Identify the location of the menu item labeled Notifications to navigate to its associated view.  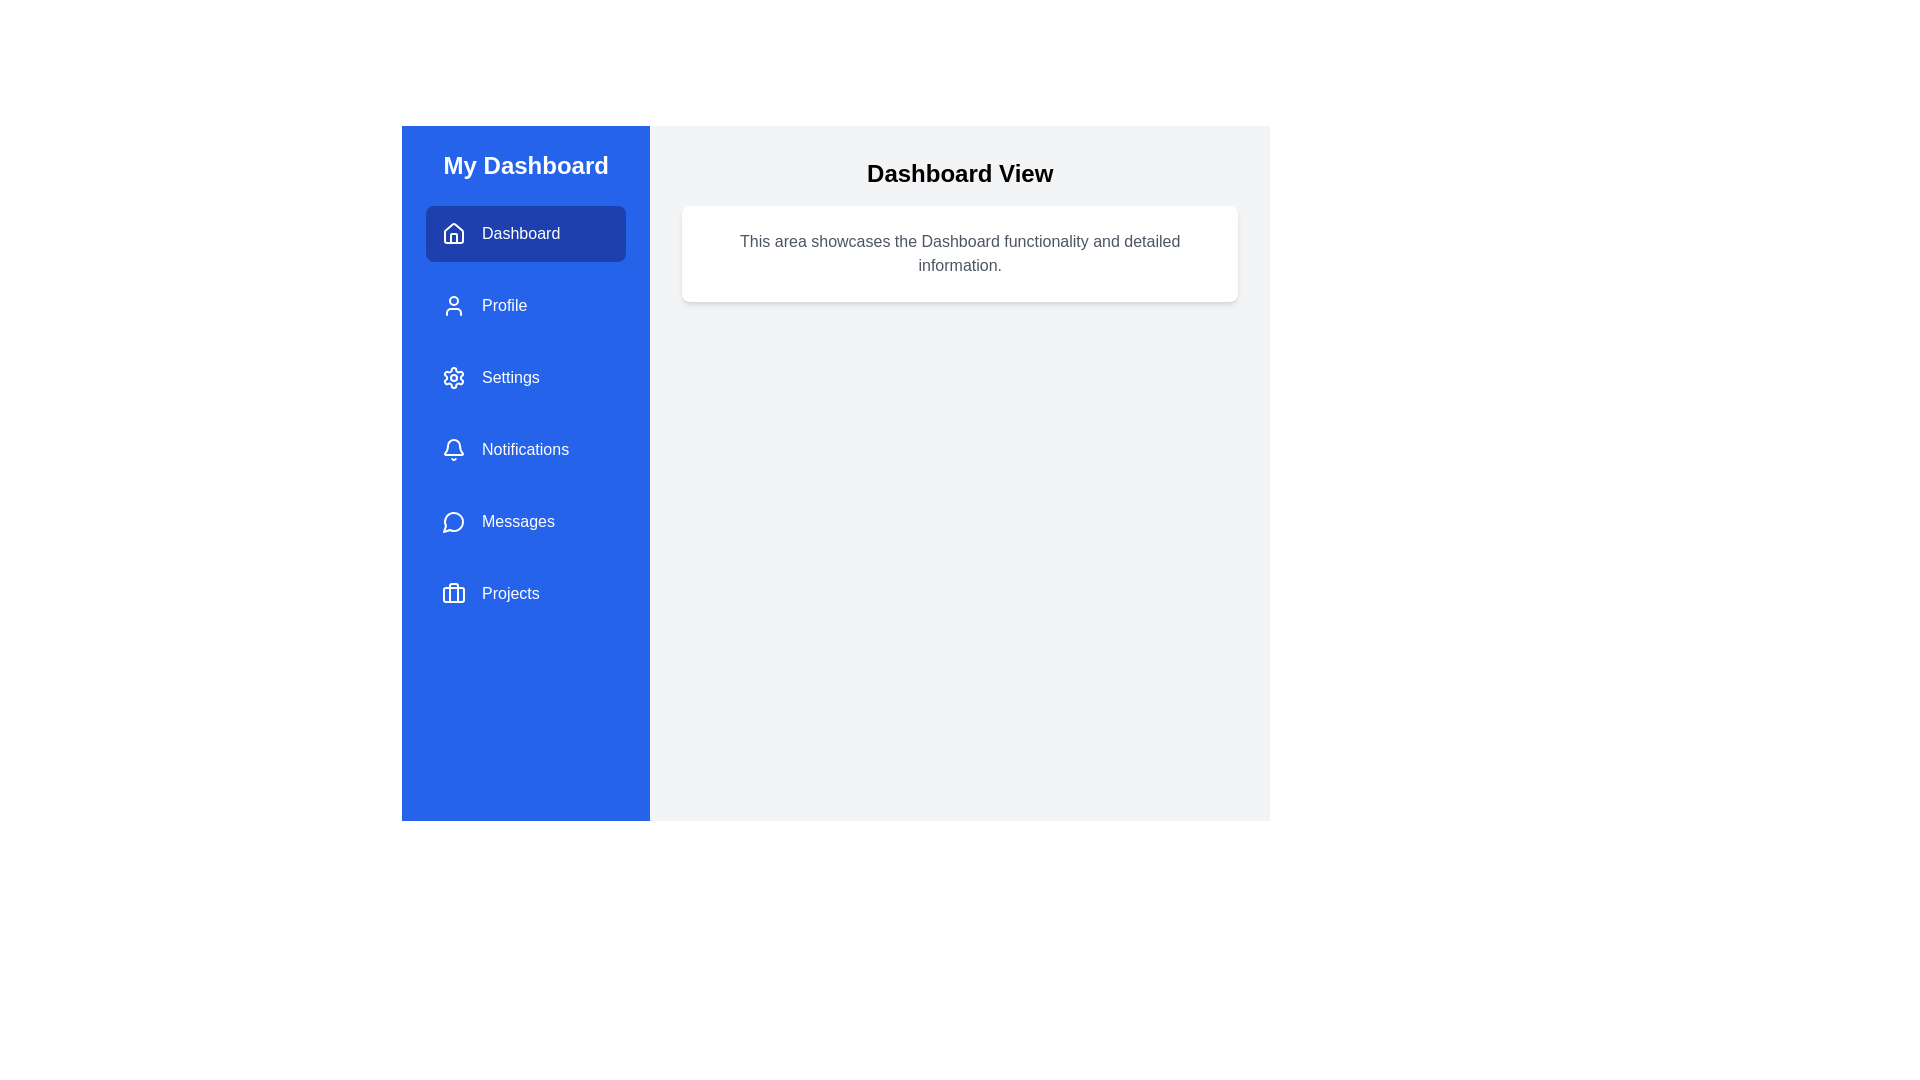
(526, 450).